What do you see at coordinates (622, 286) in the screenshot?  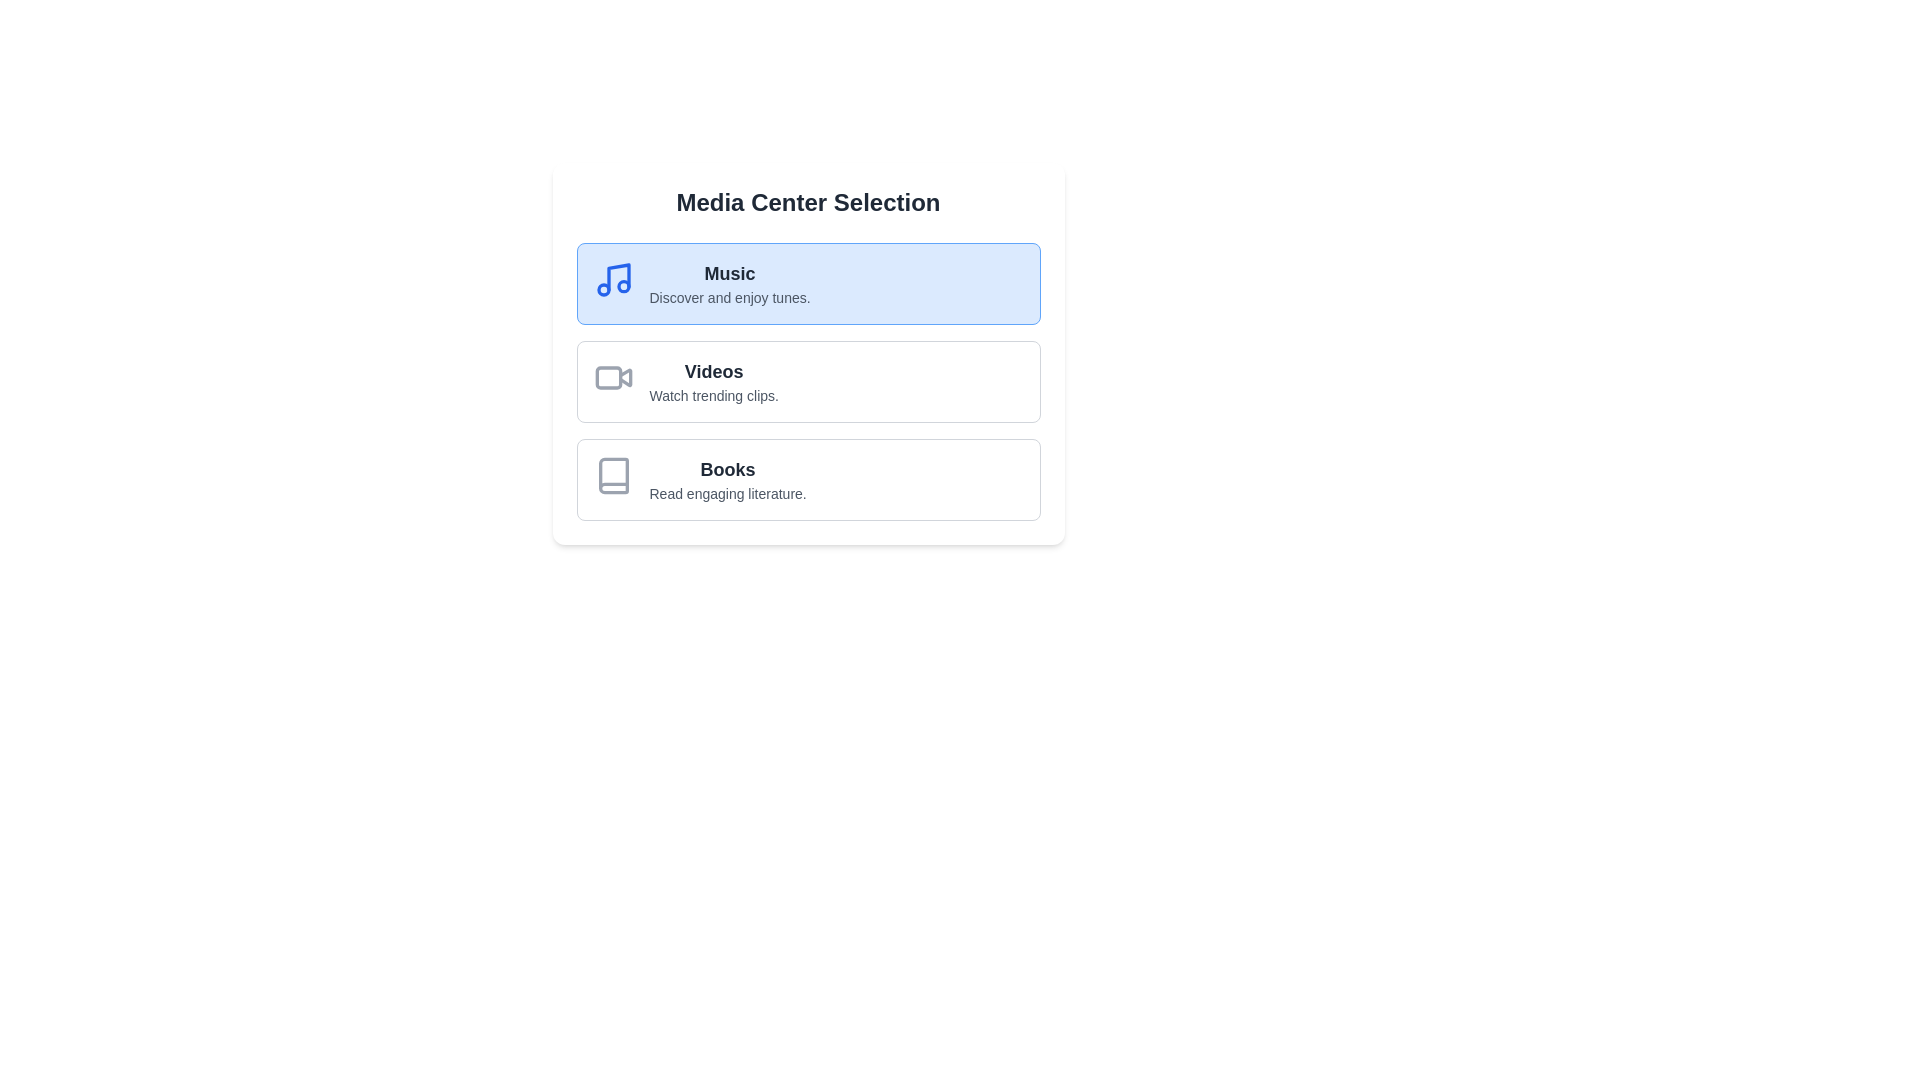 I see `the second circle element of the 'Music' icon located at the upper-left corner of the 'Music' card in the 'Media Center Selection' interface` at bounding box center [622, 286].